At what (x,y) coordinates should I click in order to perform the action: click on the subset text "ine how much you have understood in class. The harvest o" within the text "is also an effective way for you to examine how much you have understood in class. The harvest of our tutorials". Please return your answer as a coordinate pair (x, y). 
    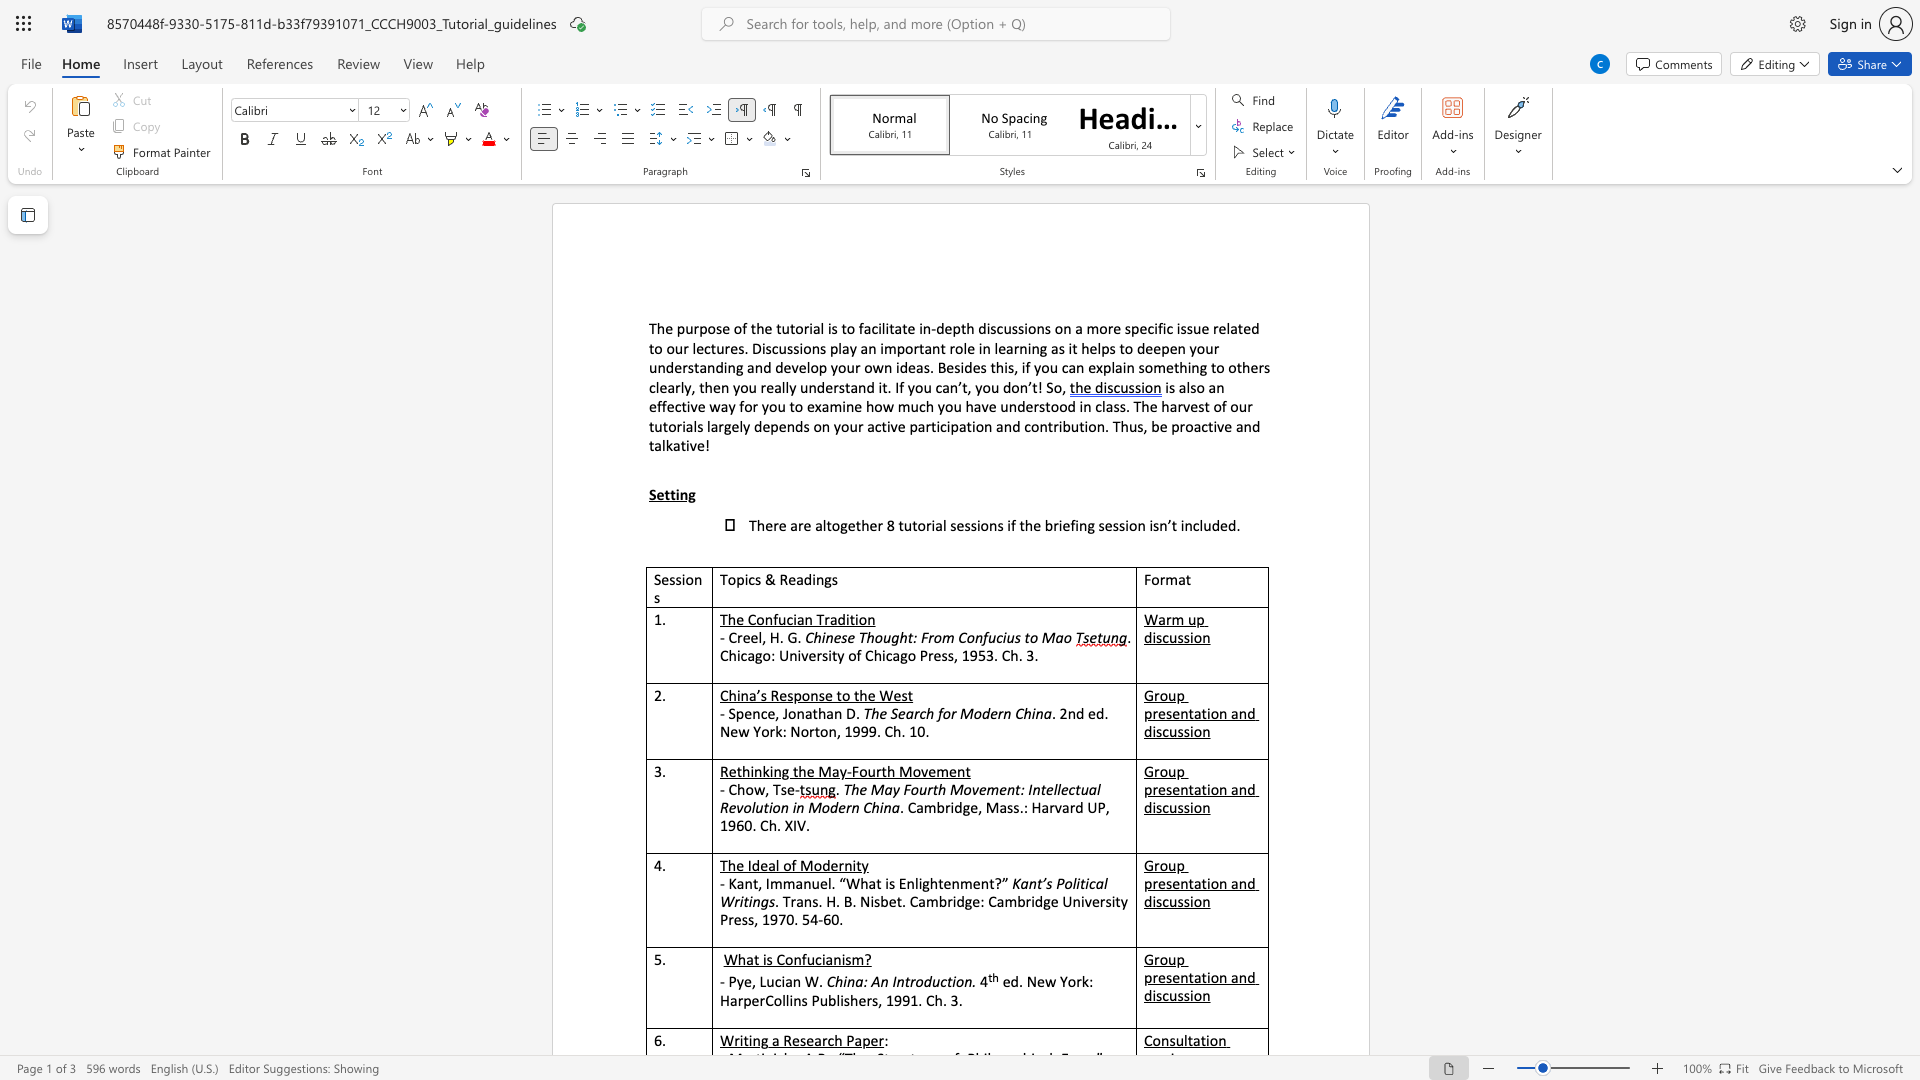
    Looking at the image, I should click on (842, 405).